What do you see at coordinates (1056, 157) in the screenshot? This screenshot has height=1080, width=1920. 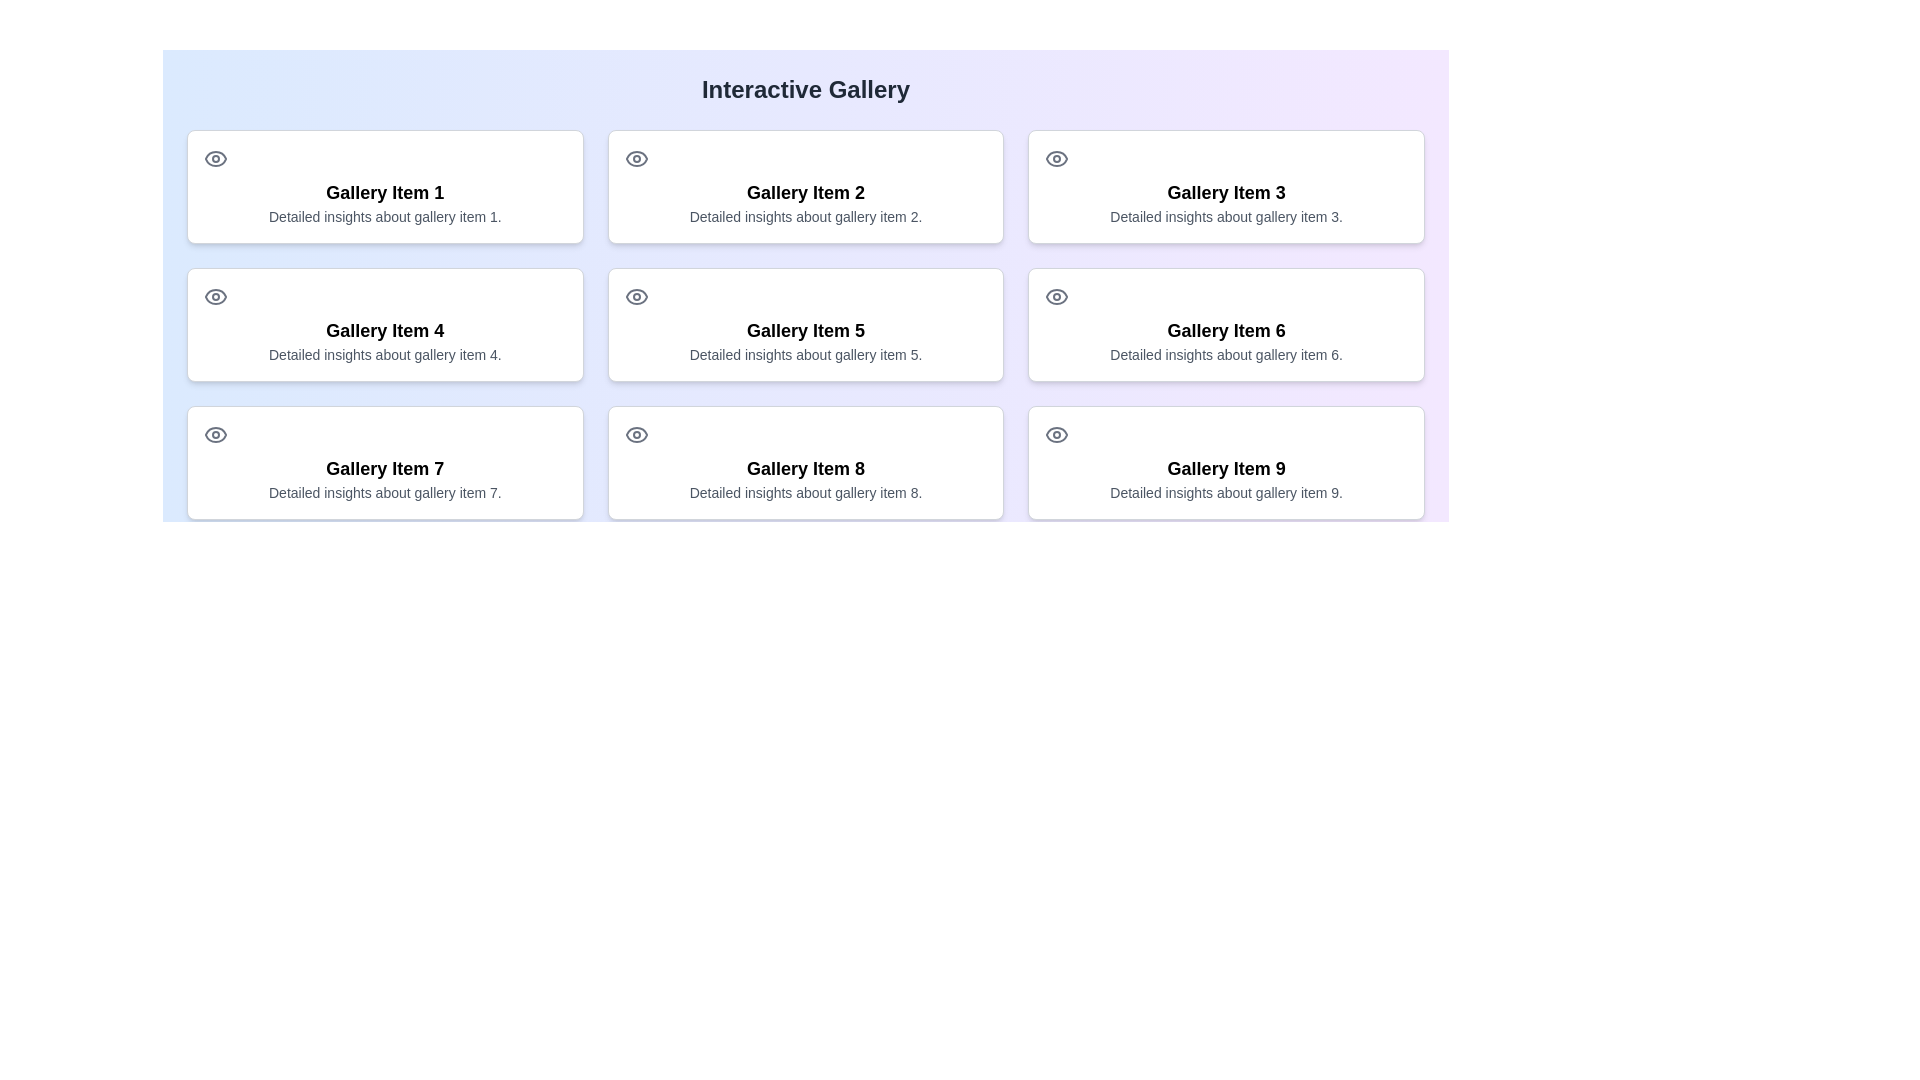 I see `the eye-shaped icon with a circular form and a neutral gray color, which is located above the text 'Gallery Item 3'` at bounding box center [1056, 157].